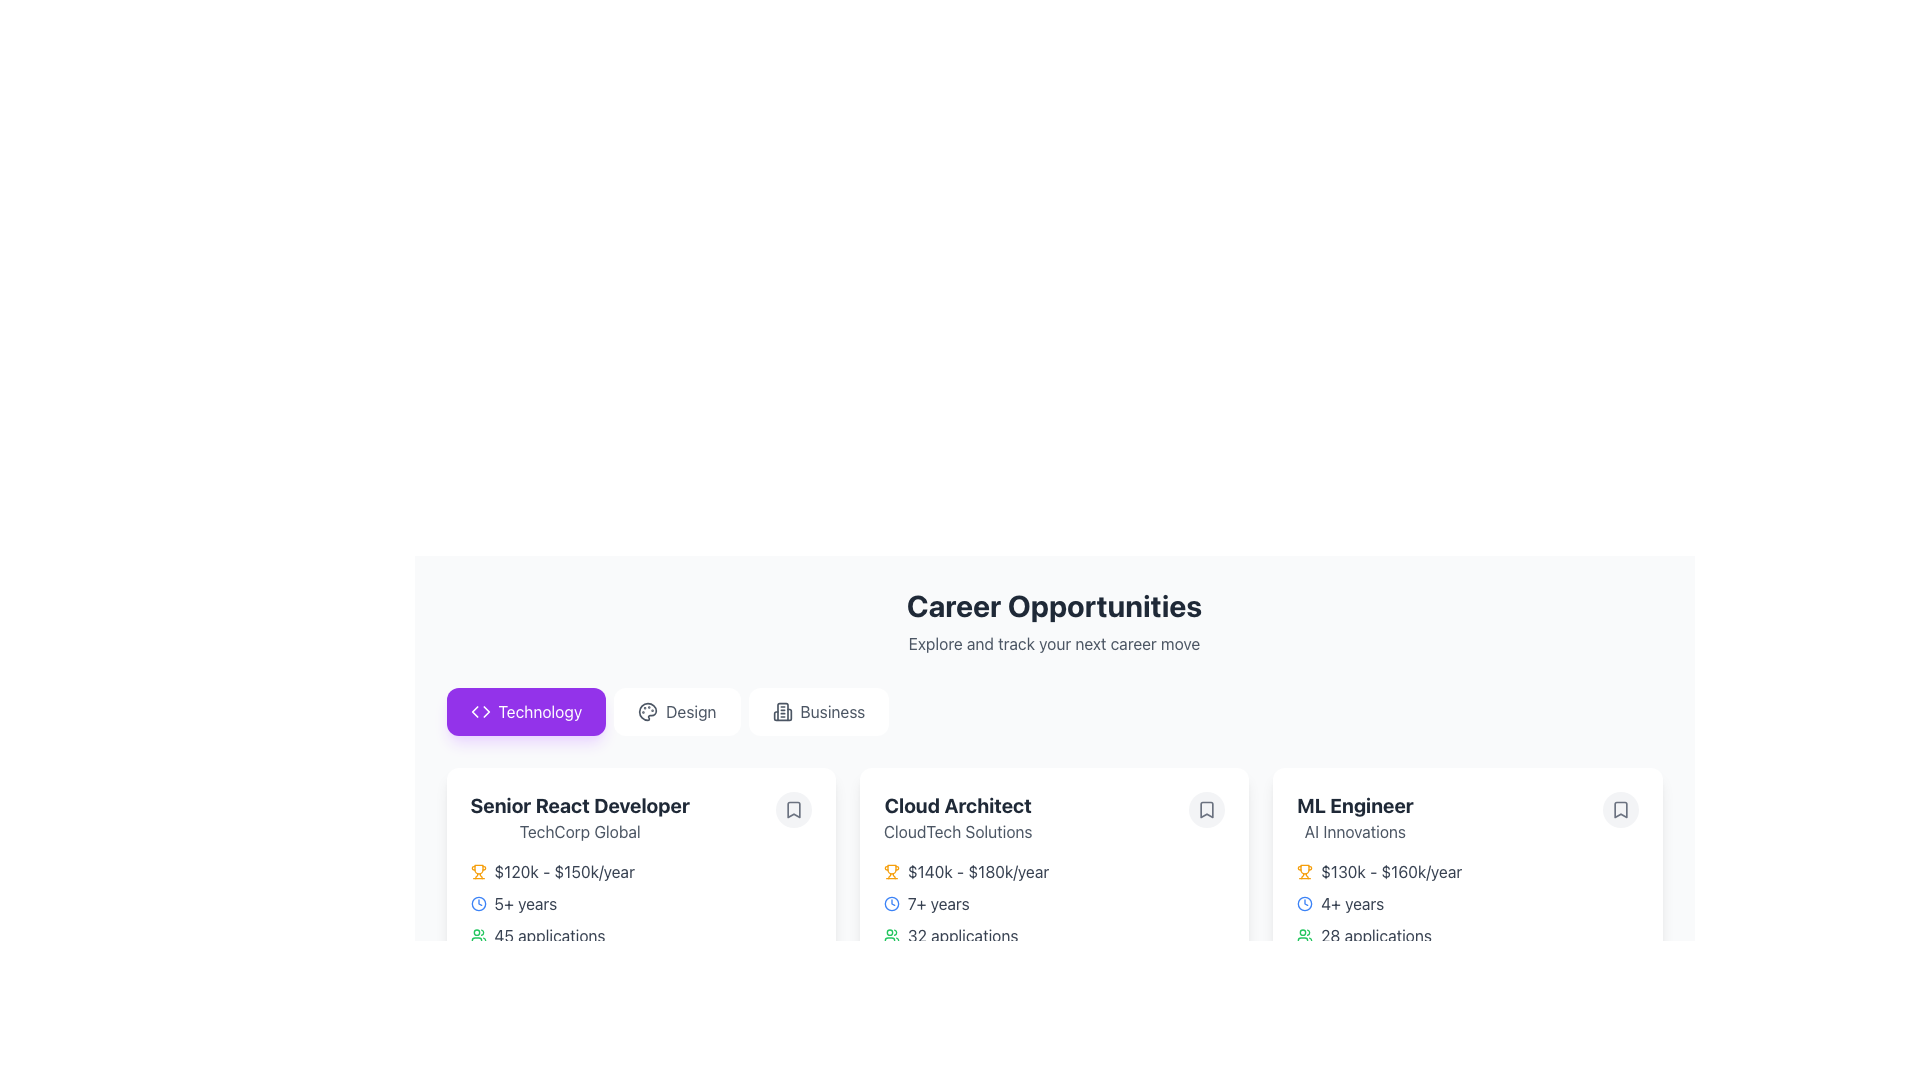 This screenshot has height=1080, width=1920. What do you see at coordinates (788, 713) in the screenshot?
I see `the third segment of the icon, which is part of a larger icon representation` at bounding box center [788, 713].